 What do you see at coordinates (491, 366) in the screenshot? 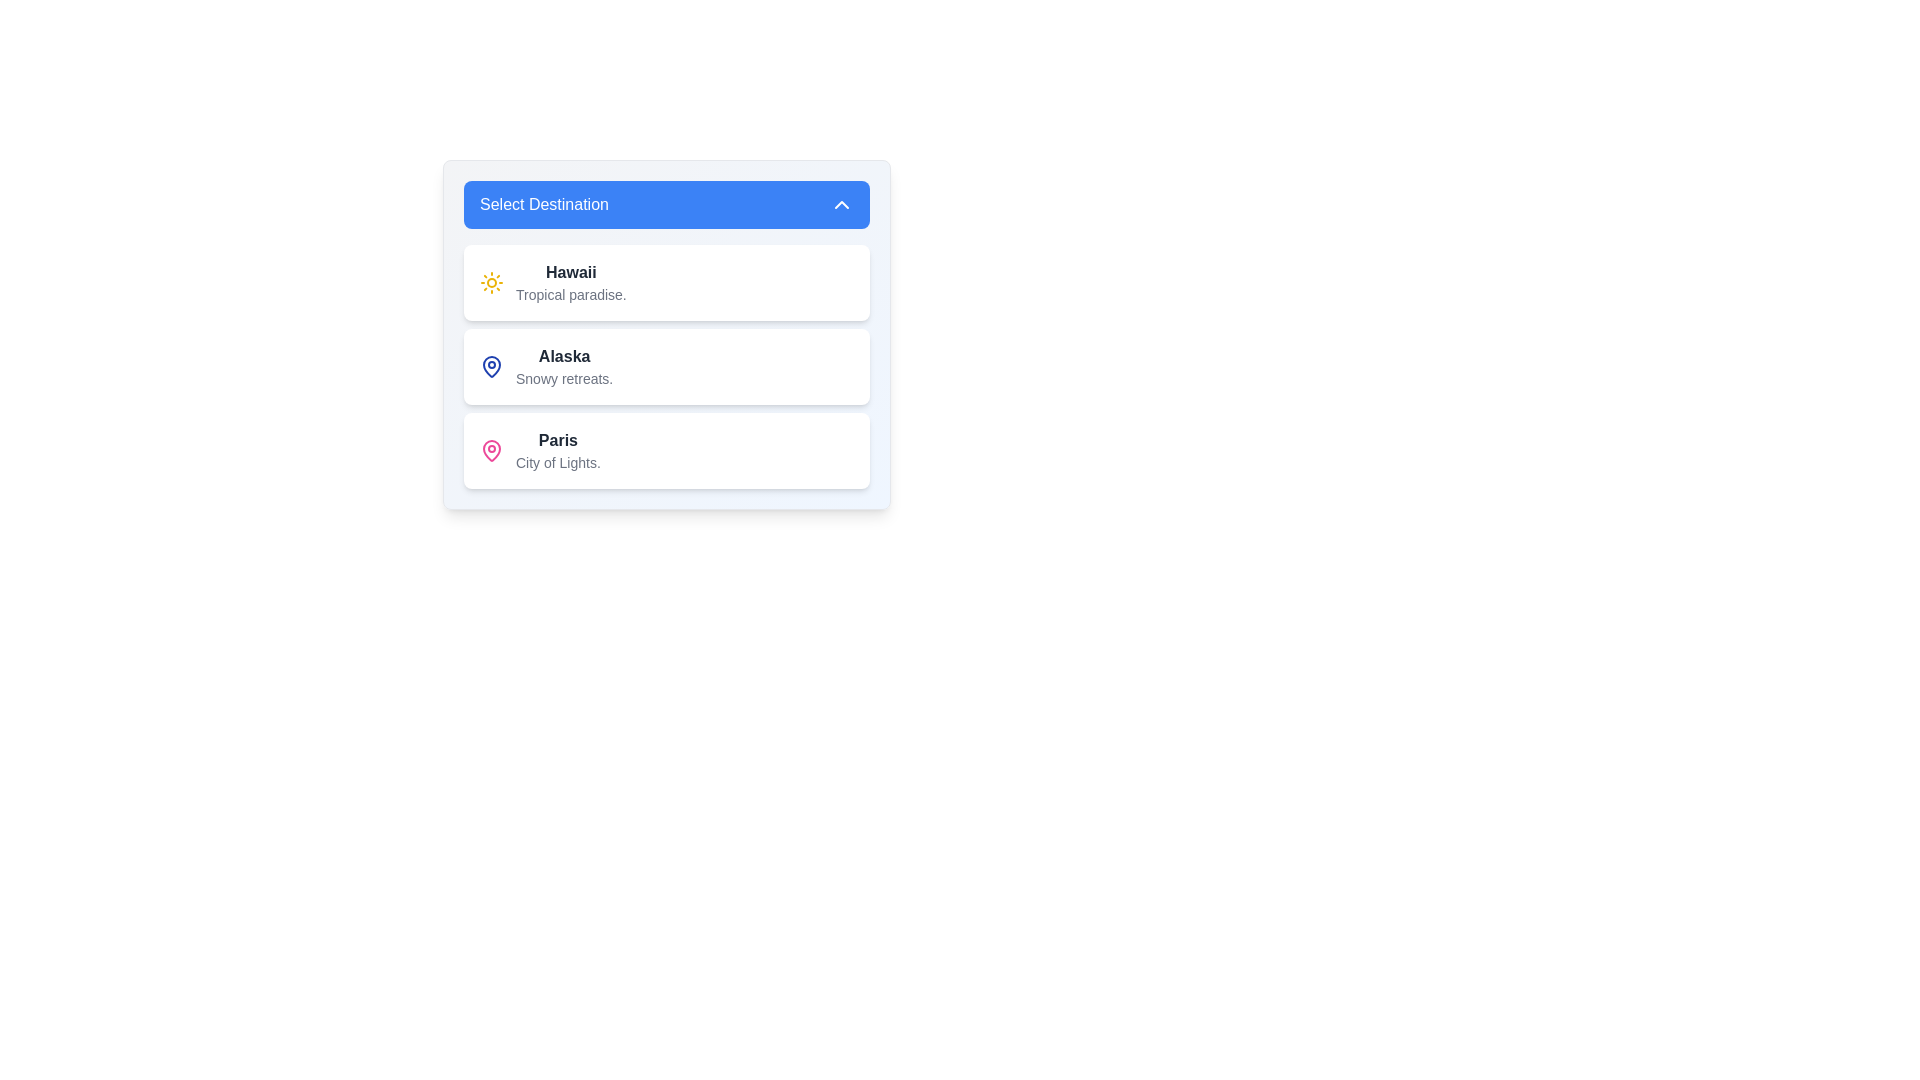
I see `the geographical location icon labeled 'Alaska' in the 'Select Destination' dropdown menu` at bounding box center [491, 366].